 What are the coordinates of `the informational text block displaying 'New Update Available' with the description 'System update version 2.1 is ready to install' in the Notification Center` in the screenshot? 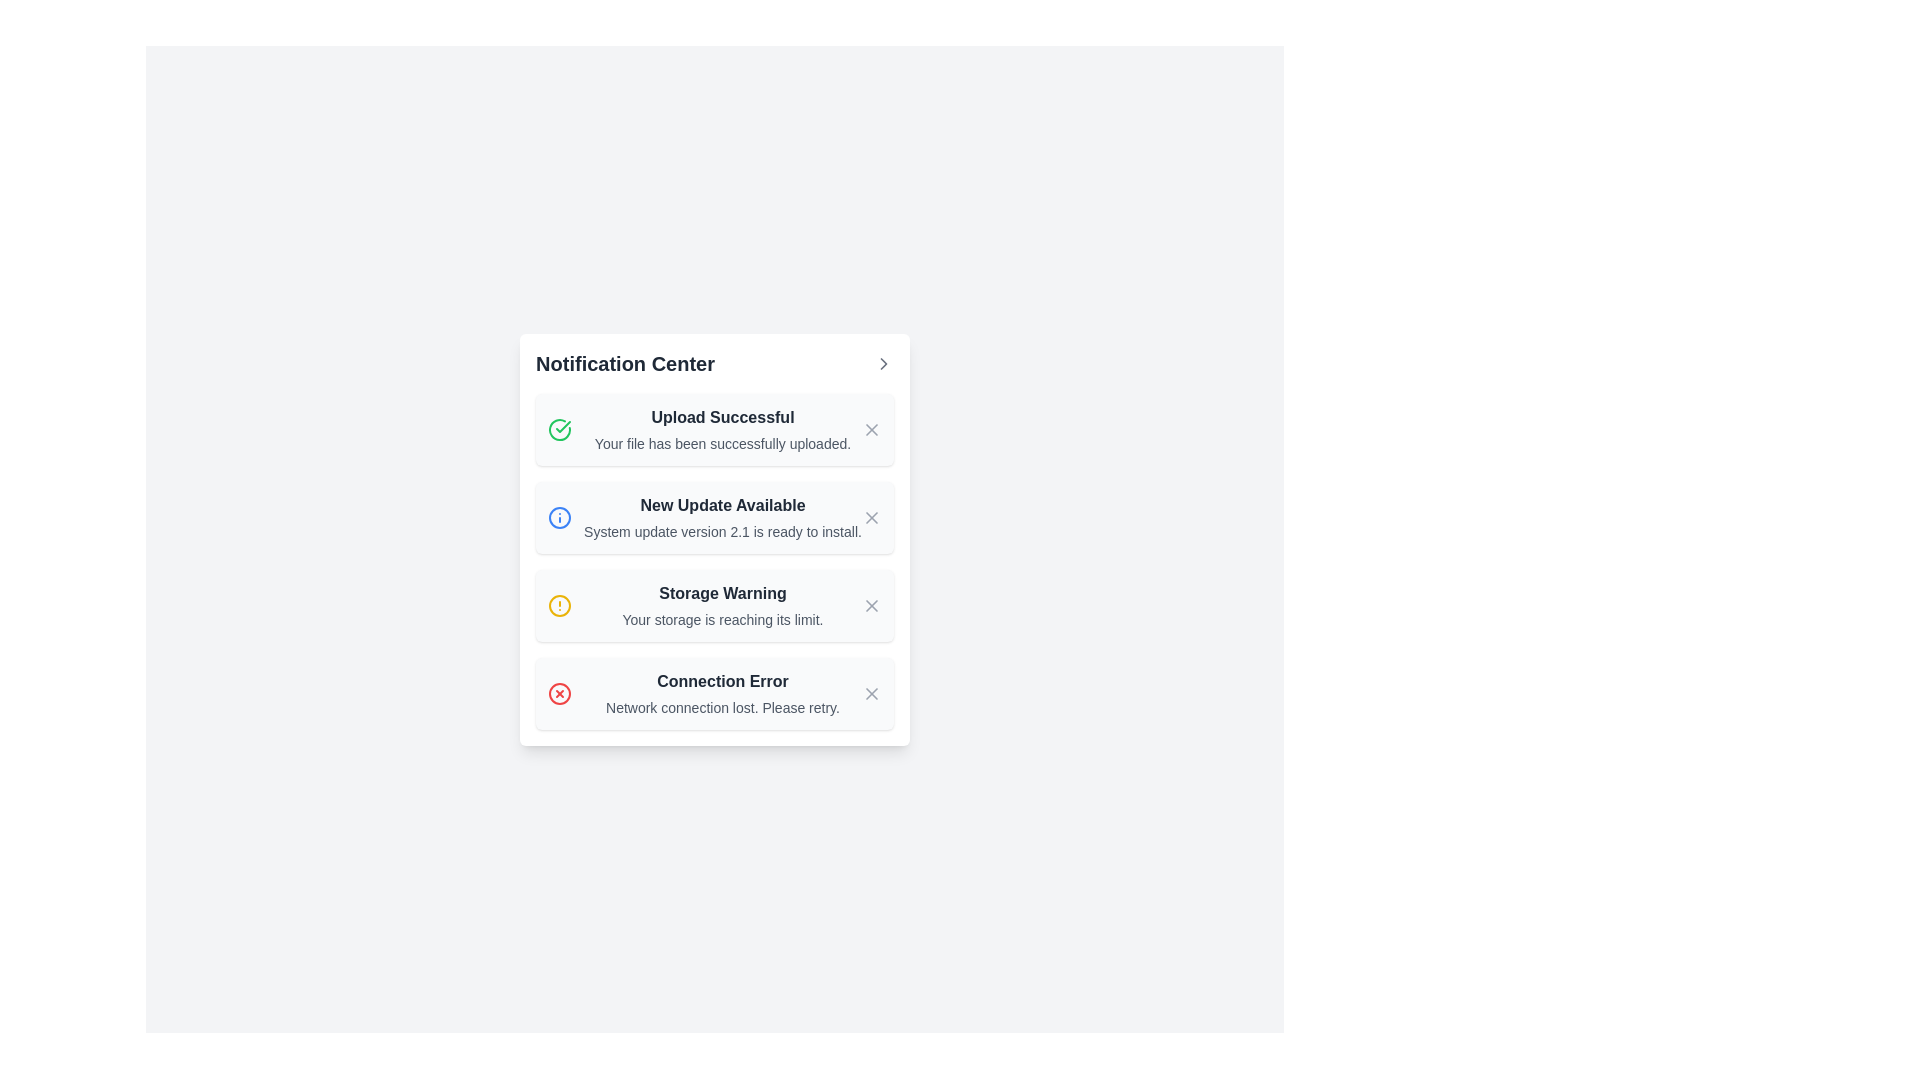 It's located at (722, 516).